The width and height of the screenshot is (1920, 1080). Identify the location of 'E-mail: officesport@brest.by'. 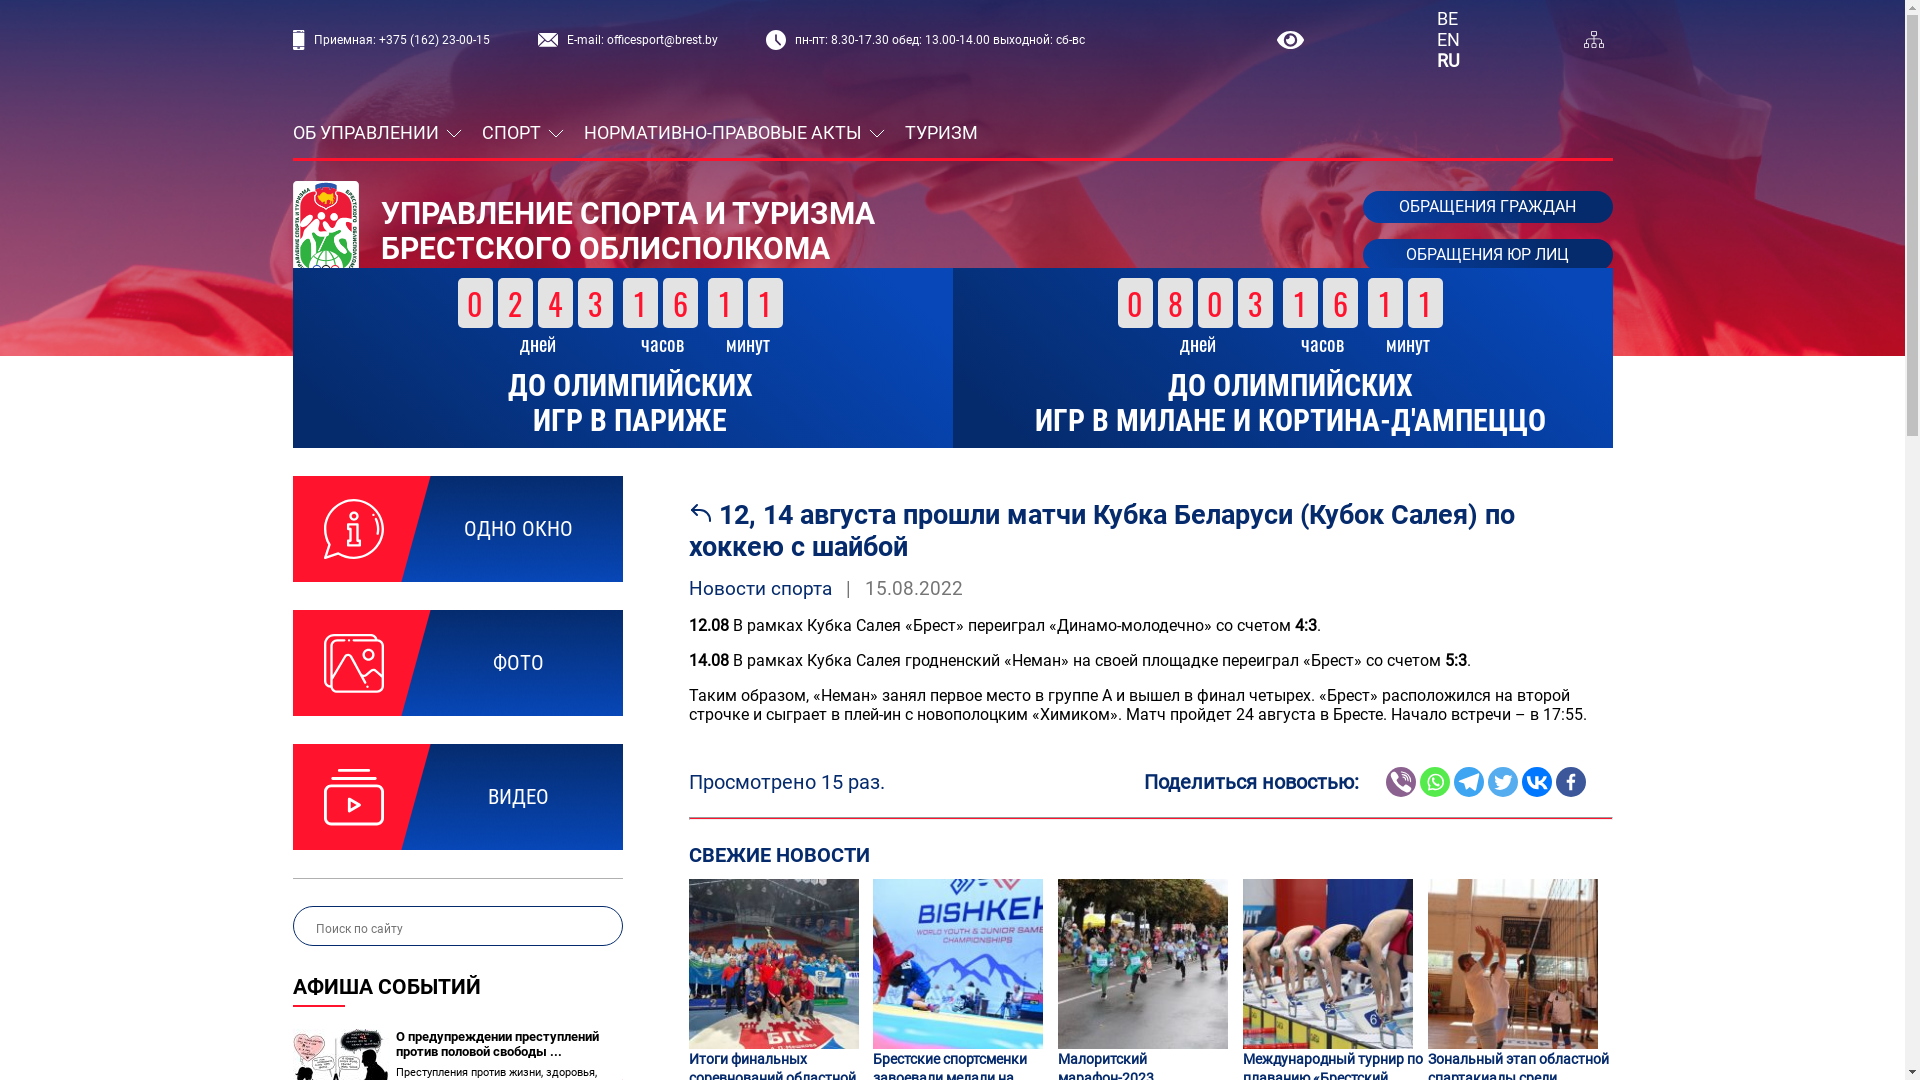
(537, 38).